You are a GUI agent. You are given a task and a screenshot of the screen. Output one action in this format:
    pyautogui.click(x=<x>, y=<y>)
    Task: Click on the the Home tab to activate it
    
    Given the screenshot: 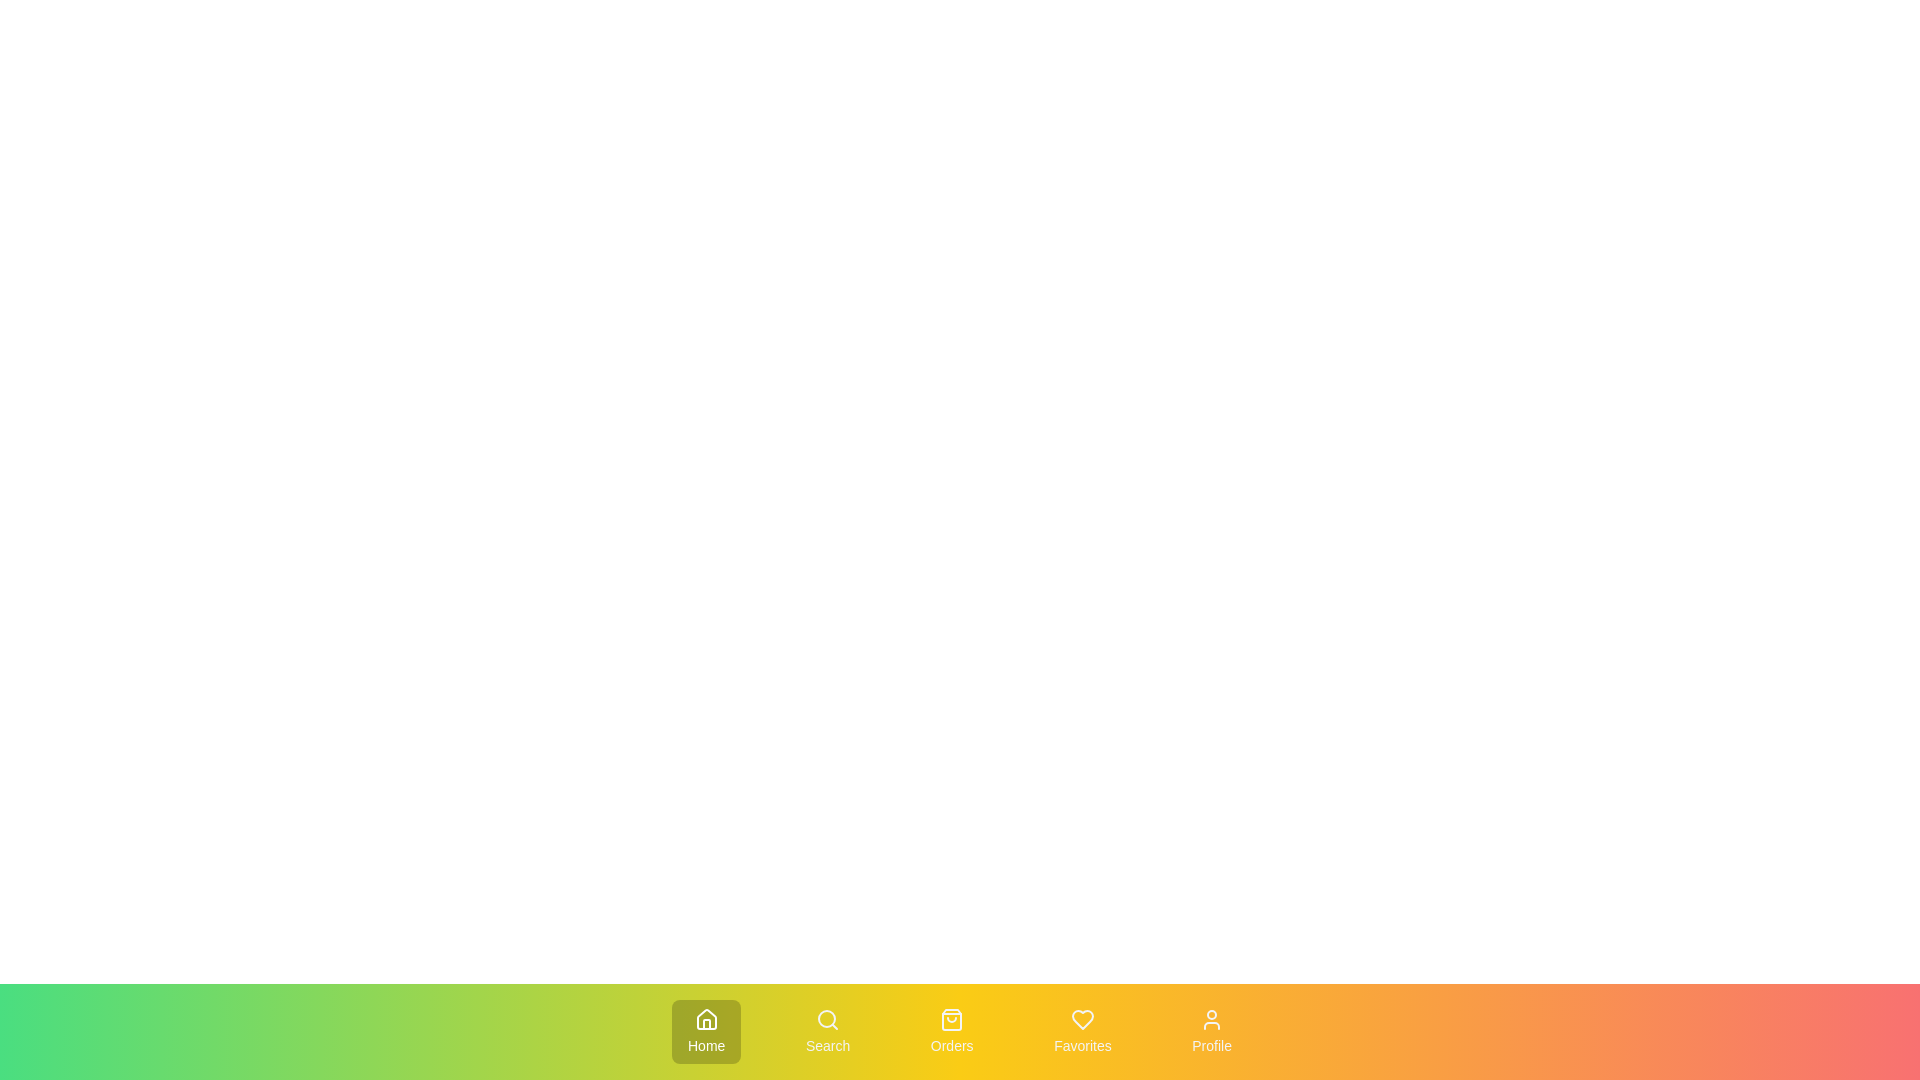 What is the action you would take?
    pyautogui.click(x=705, y=1032)
    